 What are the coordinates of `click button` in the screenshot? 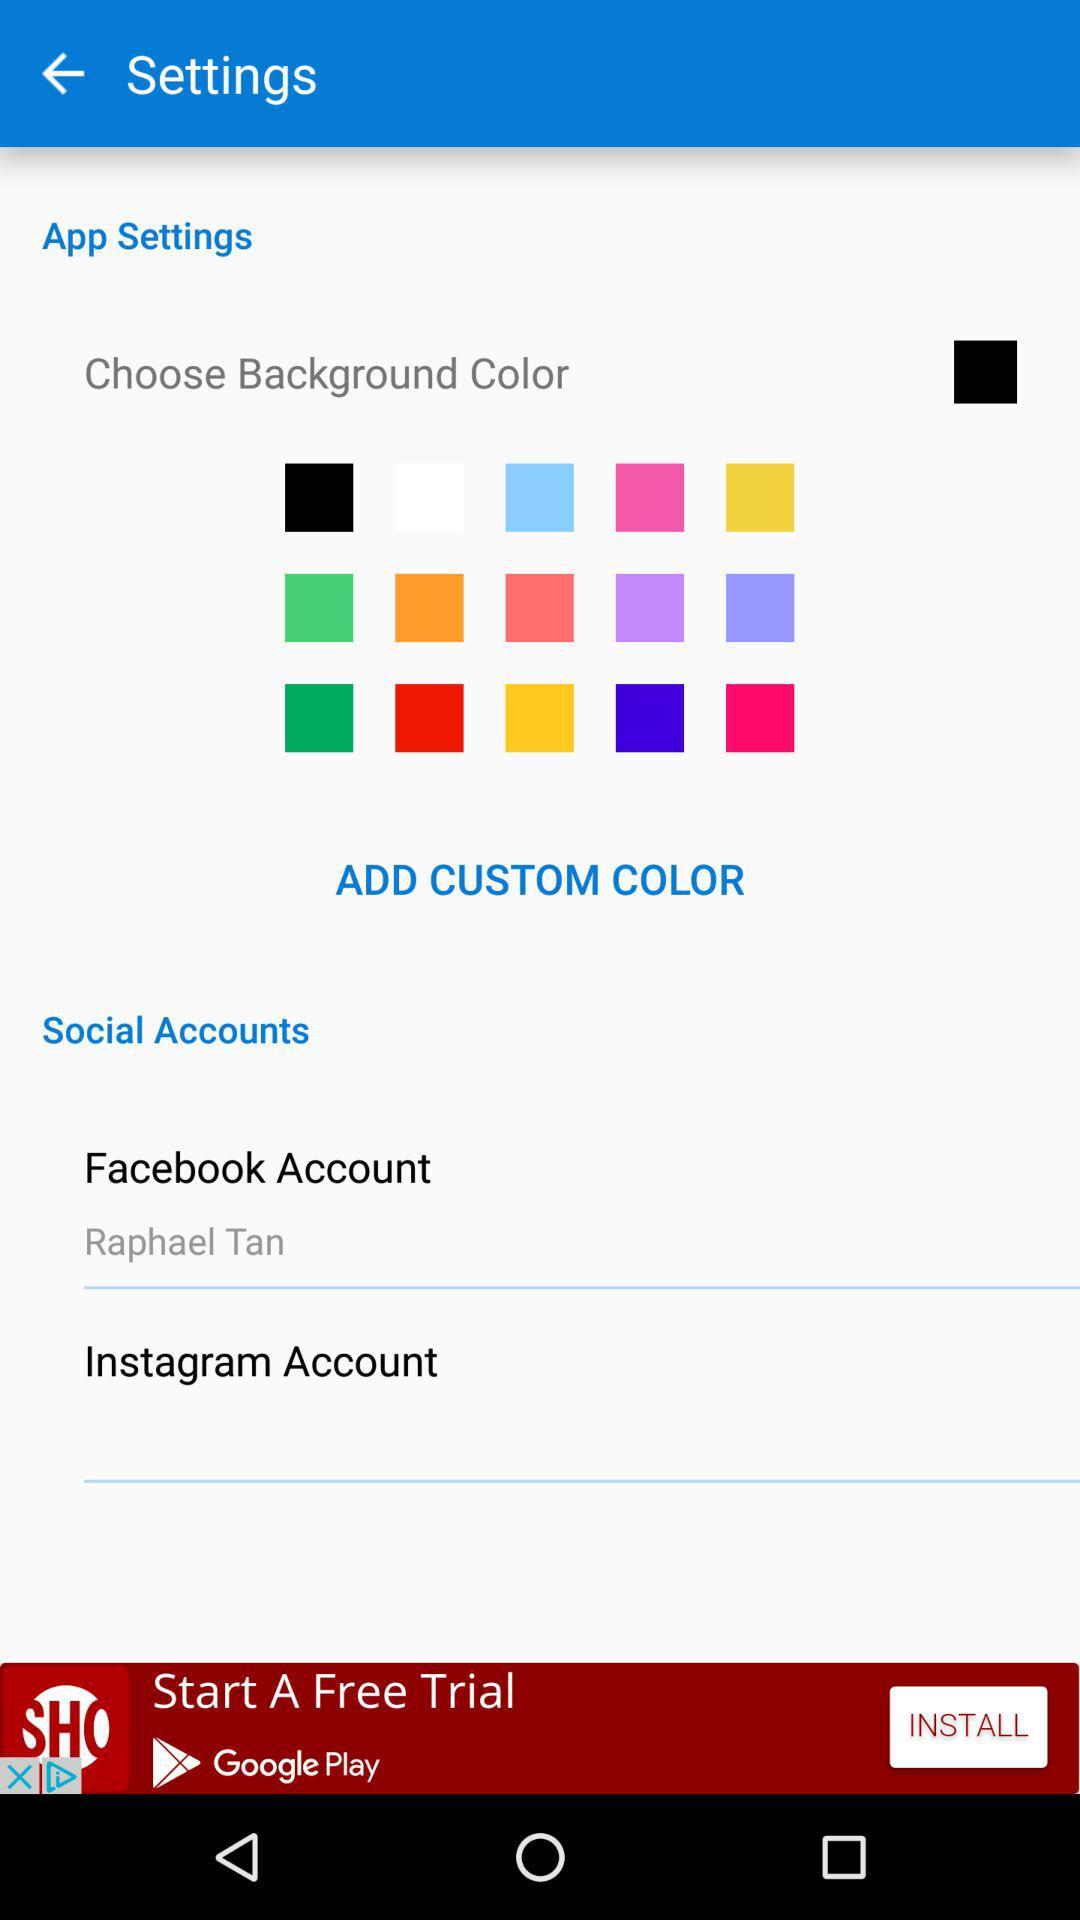 It's located at (428, 606).